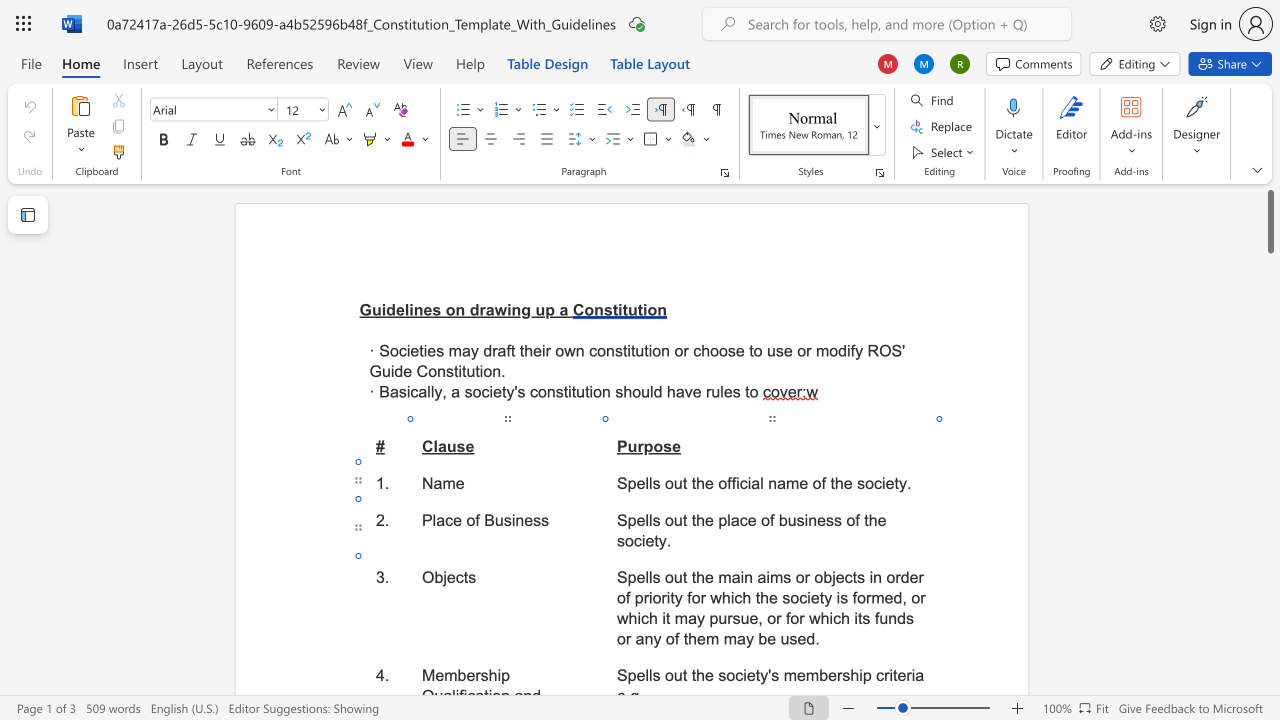 This screenshot has height=720, width=1280. Describe the element at coordinates (798, 597) in the screenshot. I see `the space between the continuous character "o" and "c" in the text` at that location.